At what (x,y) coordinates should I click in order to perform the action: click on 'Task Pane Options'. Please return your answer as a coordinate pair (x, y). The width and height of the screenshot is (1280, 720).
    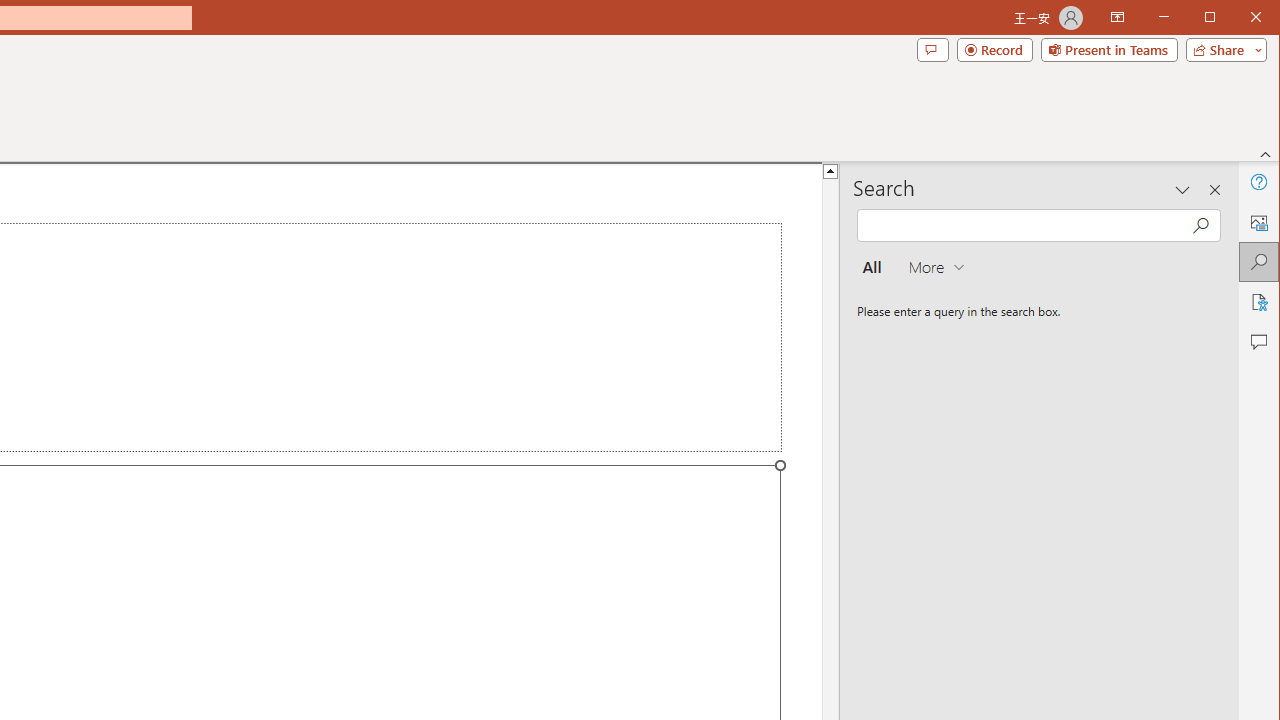
    Looking at the image, I should click on (1183, 190).